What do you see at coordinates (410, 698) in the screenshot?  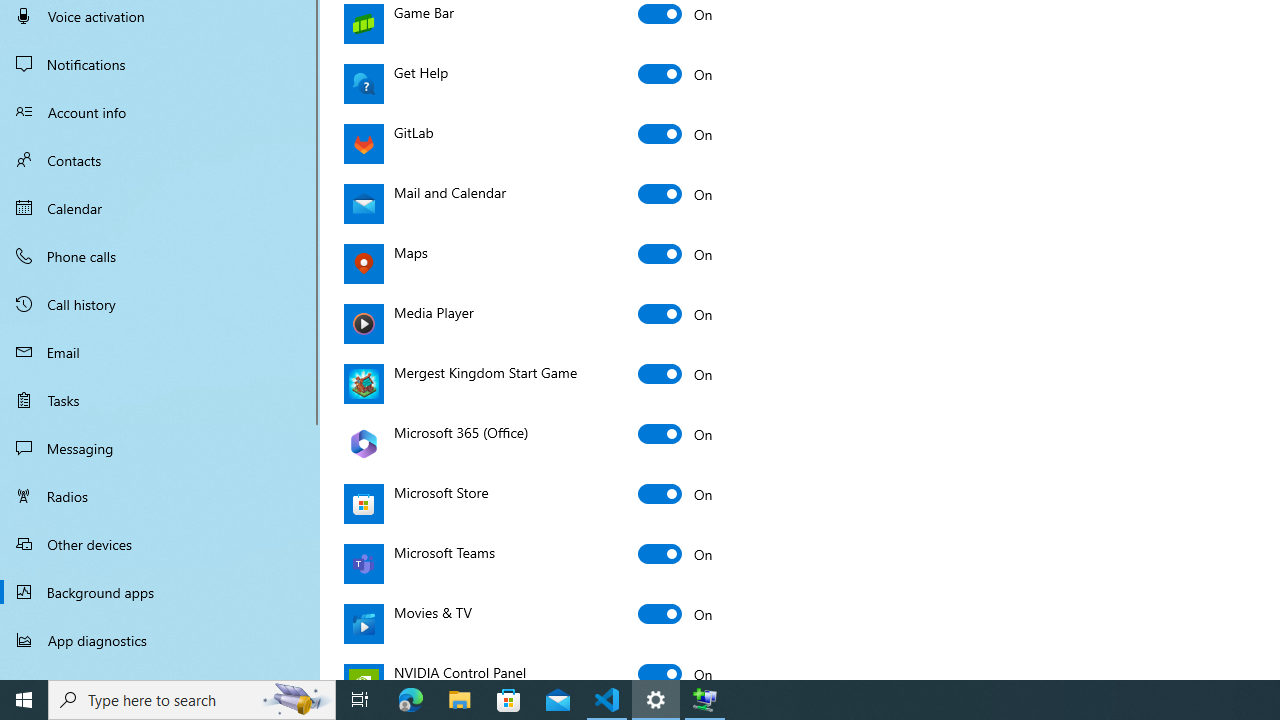 I see `'Microsoft Edge'` at bounding box center [410, 698].